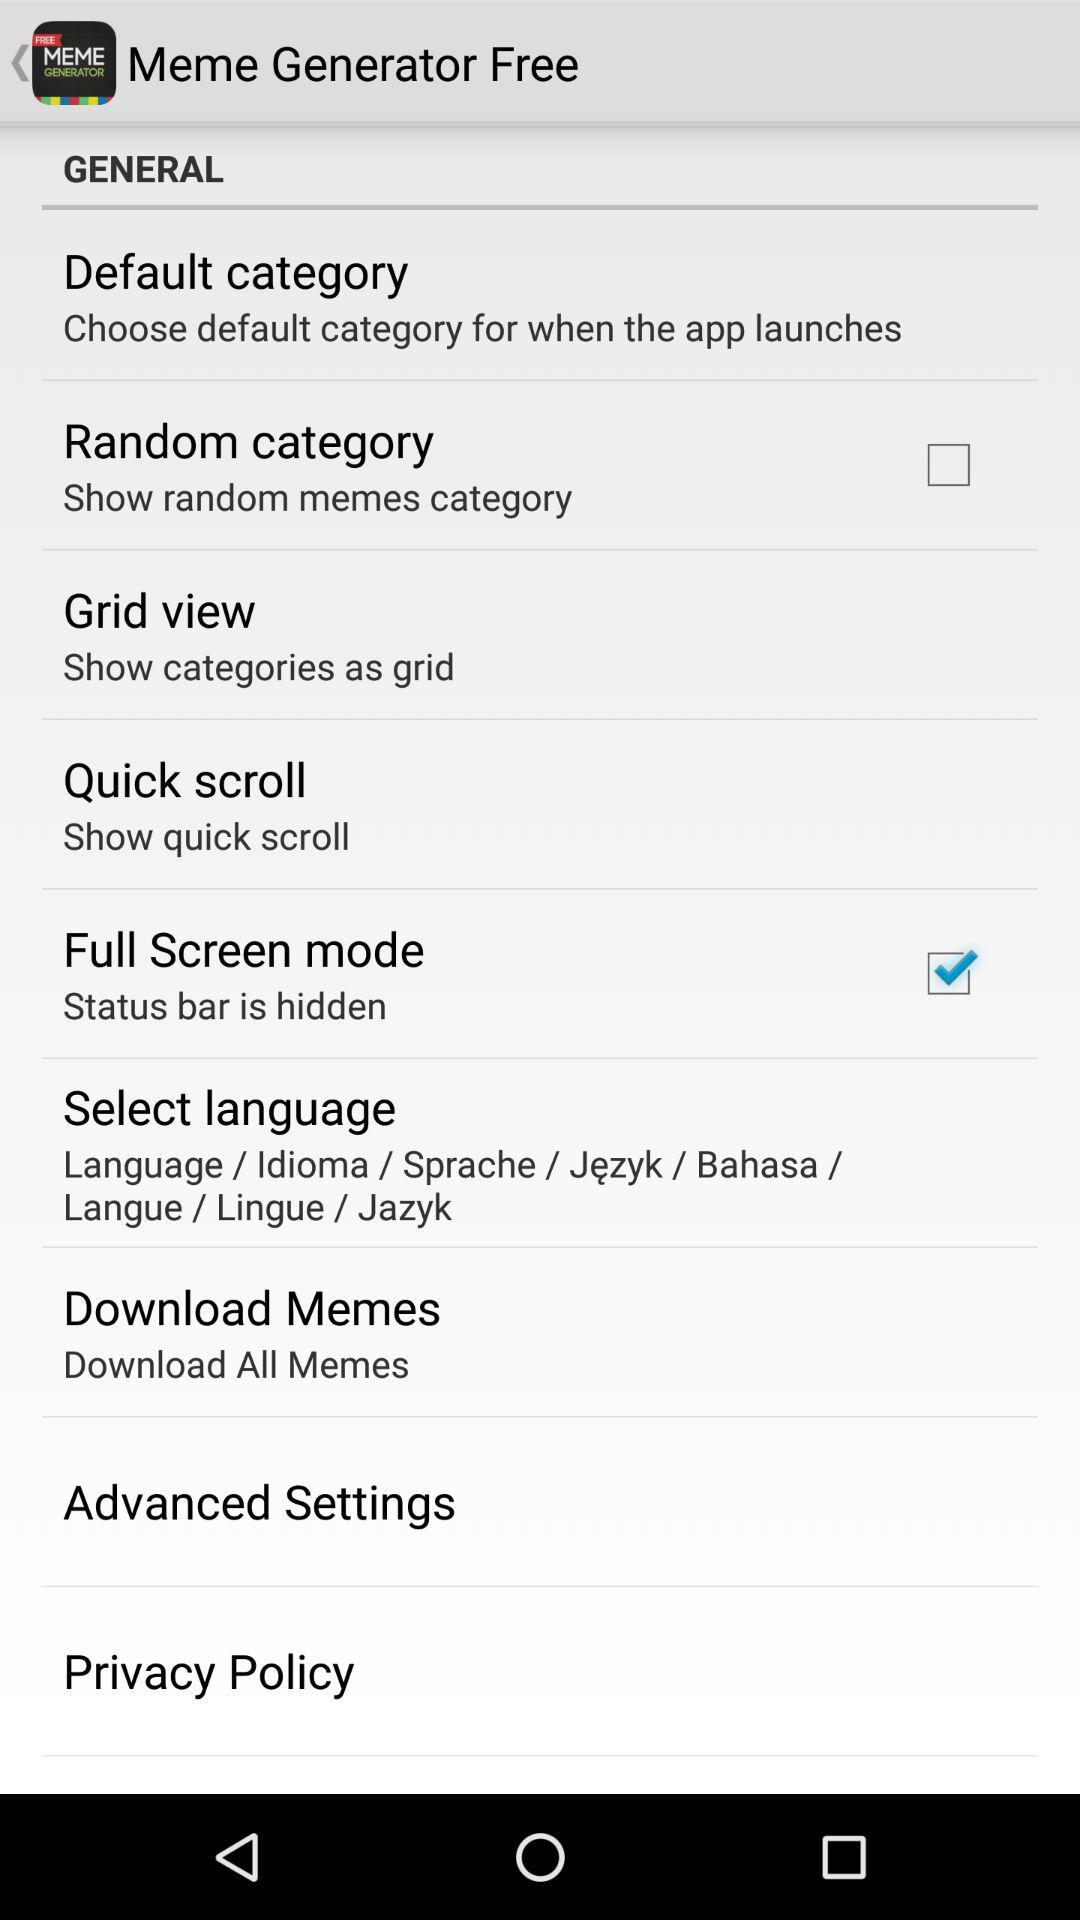 This screenshot has height=1920, width=1080. I want to click on item below advanced settings item, so click(208, 1670).